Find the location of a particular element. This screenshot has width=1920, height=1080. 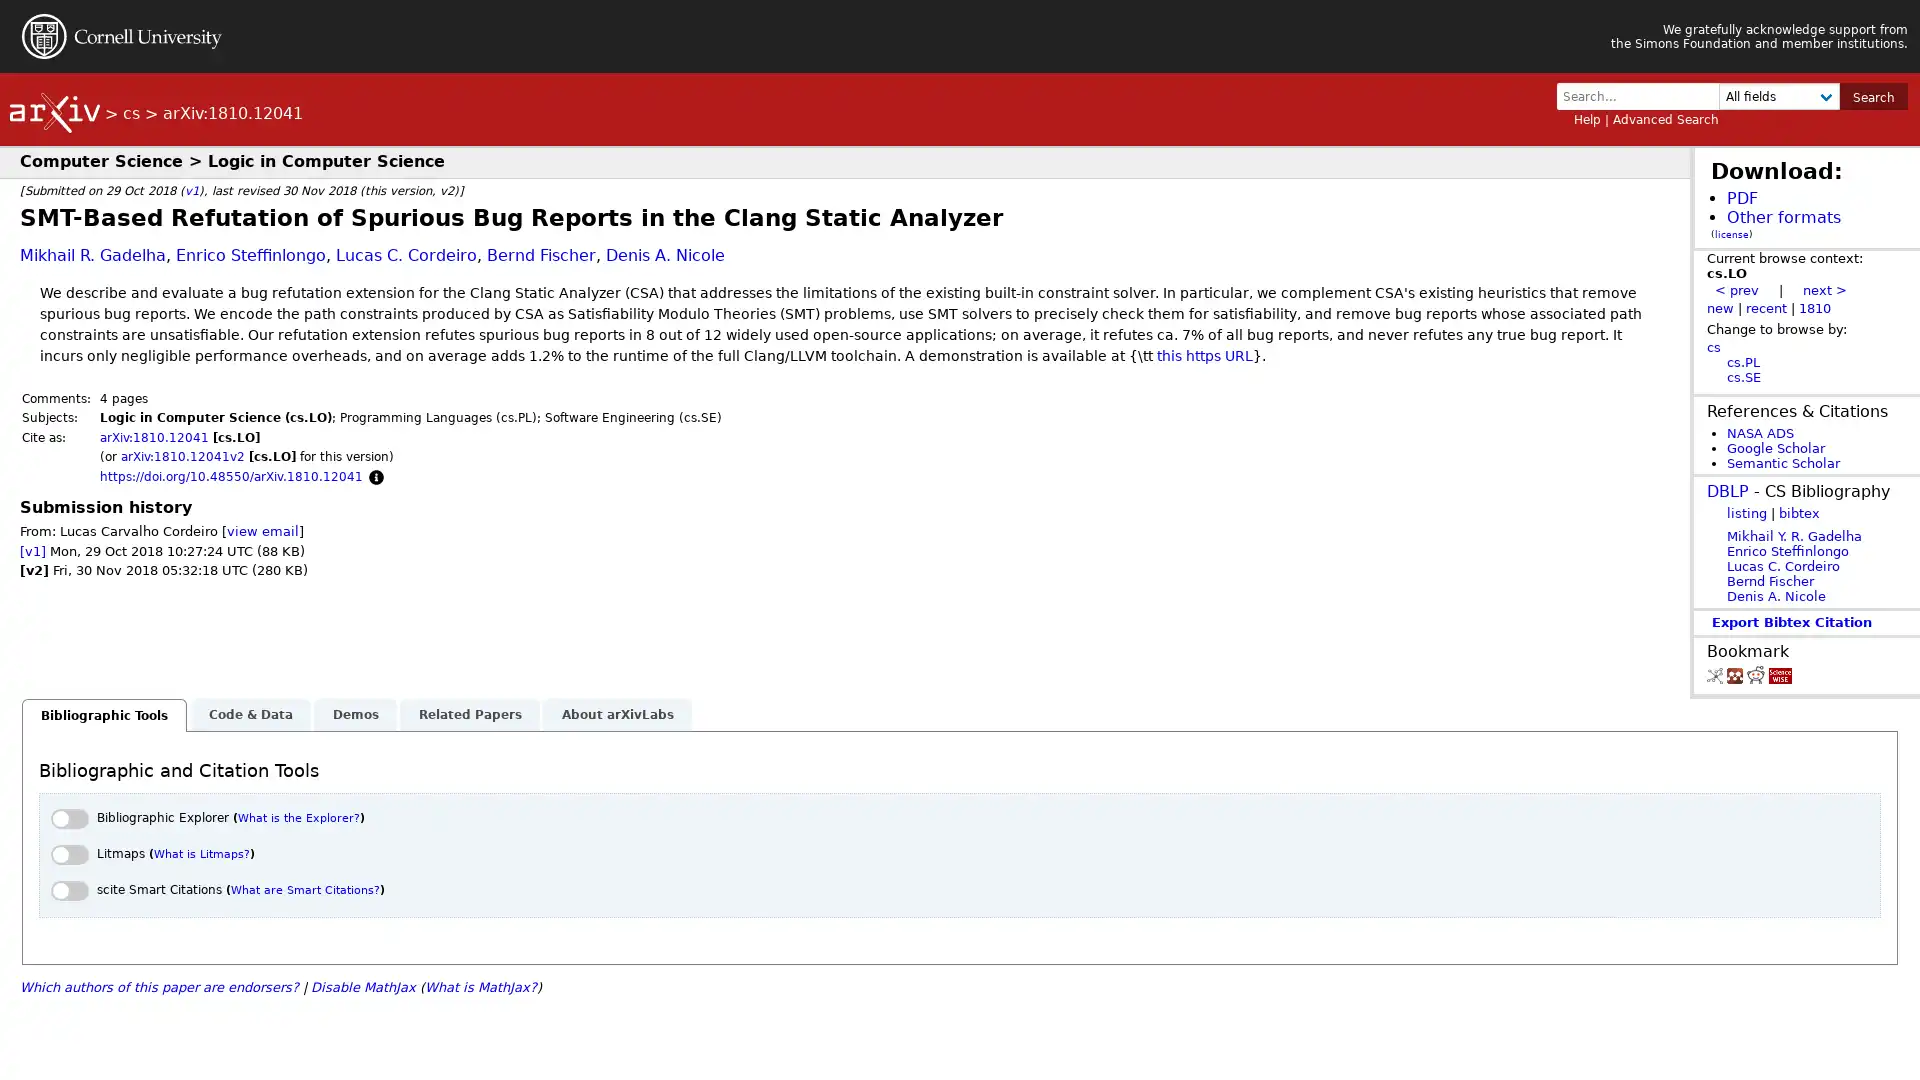

Focus to learn more is located at coordinates (372, 477).